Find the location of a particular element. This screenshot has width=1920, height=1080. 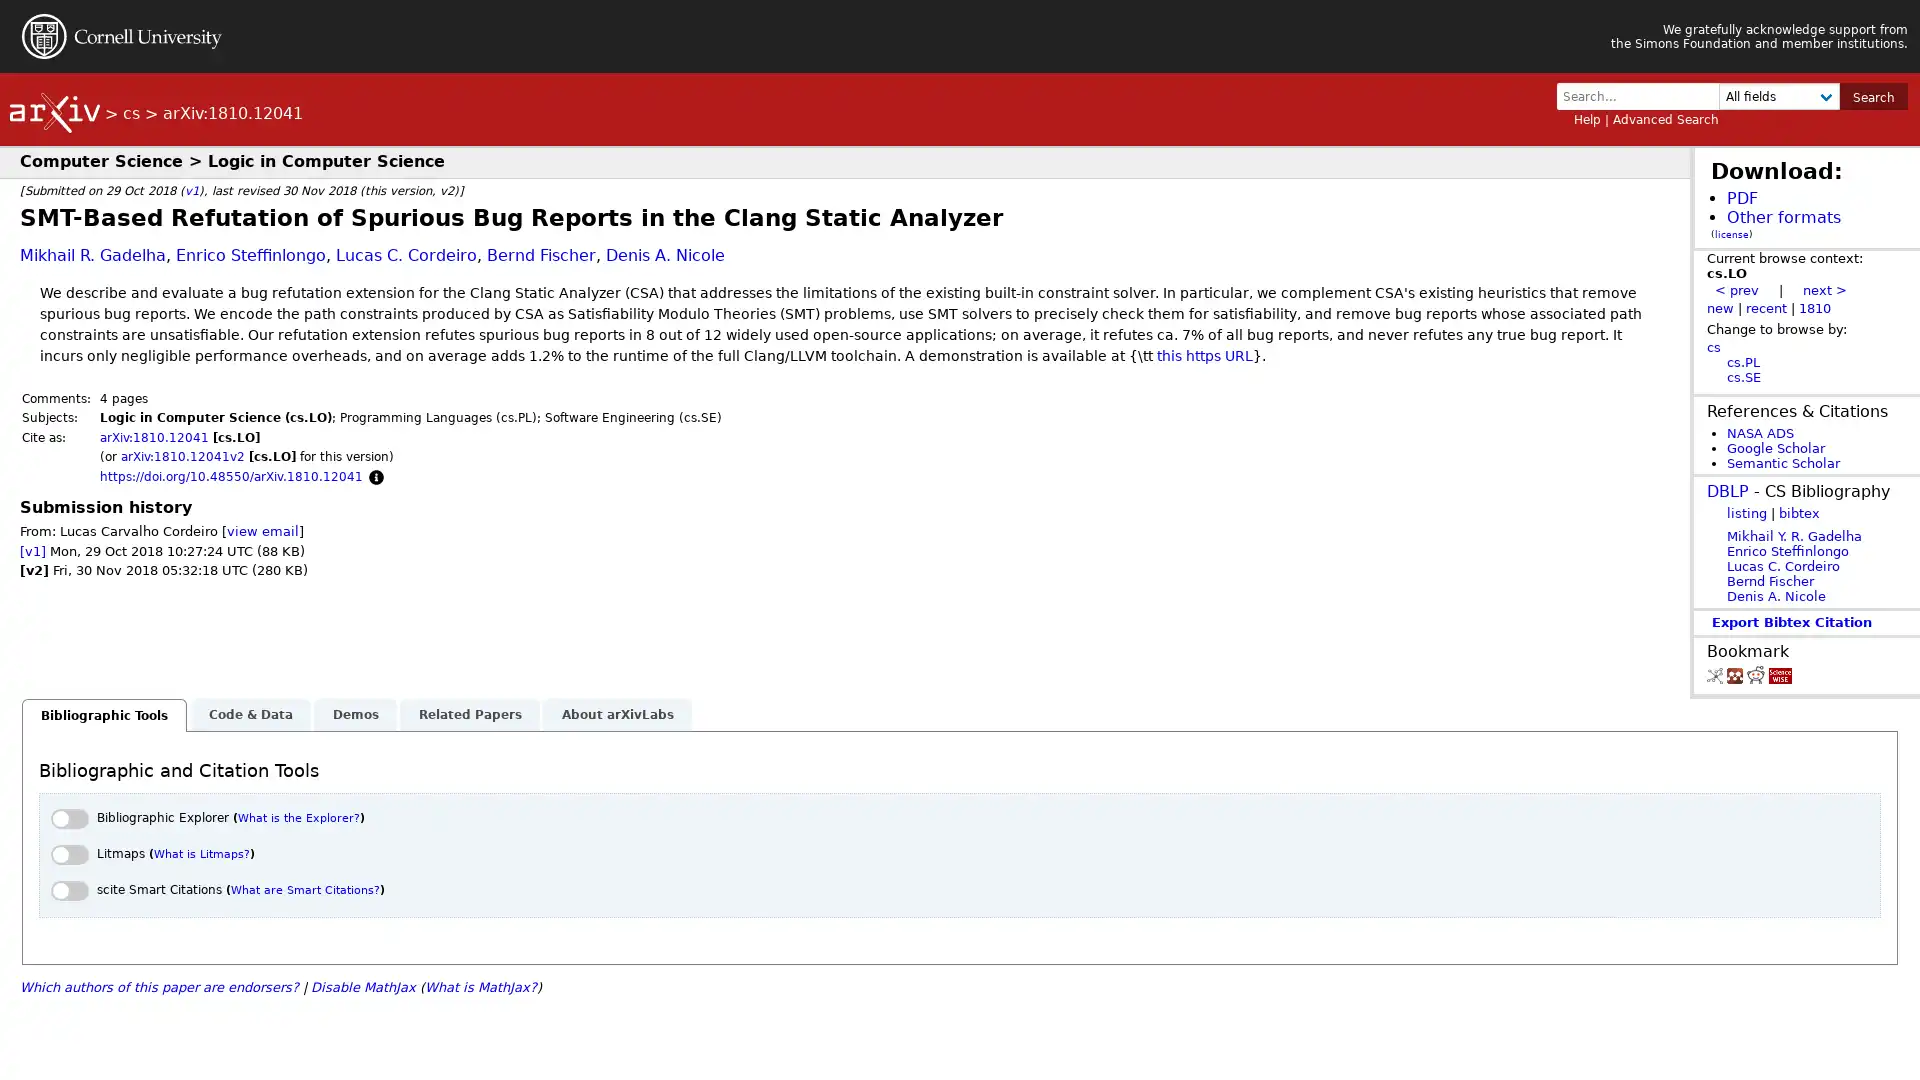

Focus to learn more is located at coordinates (372, 477).